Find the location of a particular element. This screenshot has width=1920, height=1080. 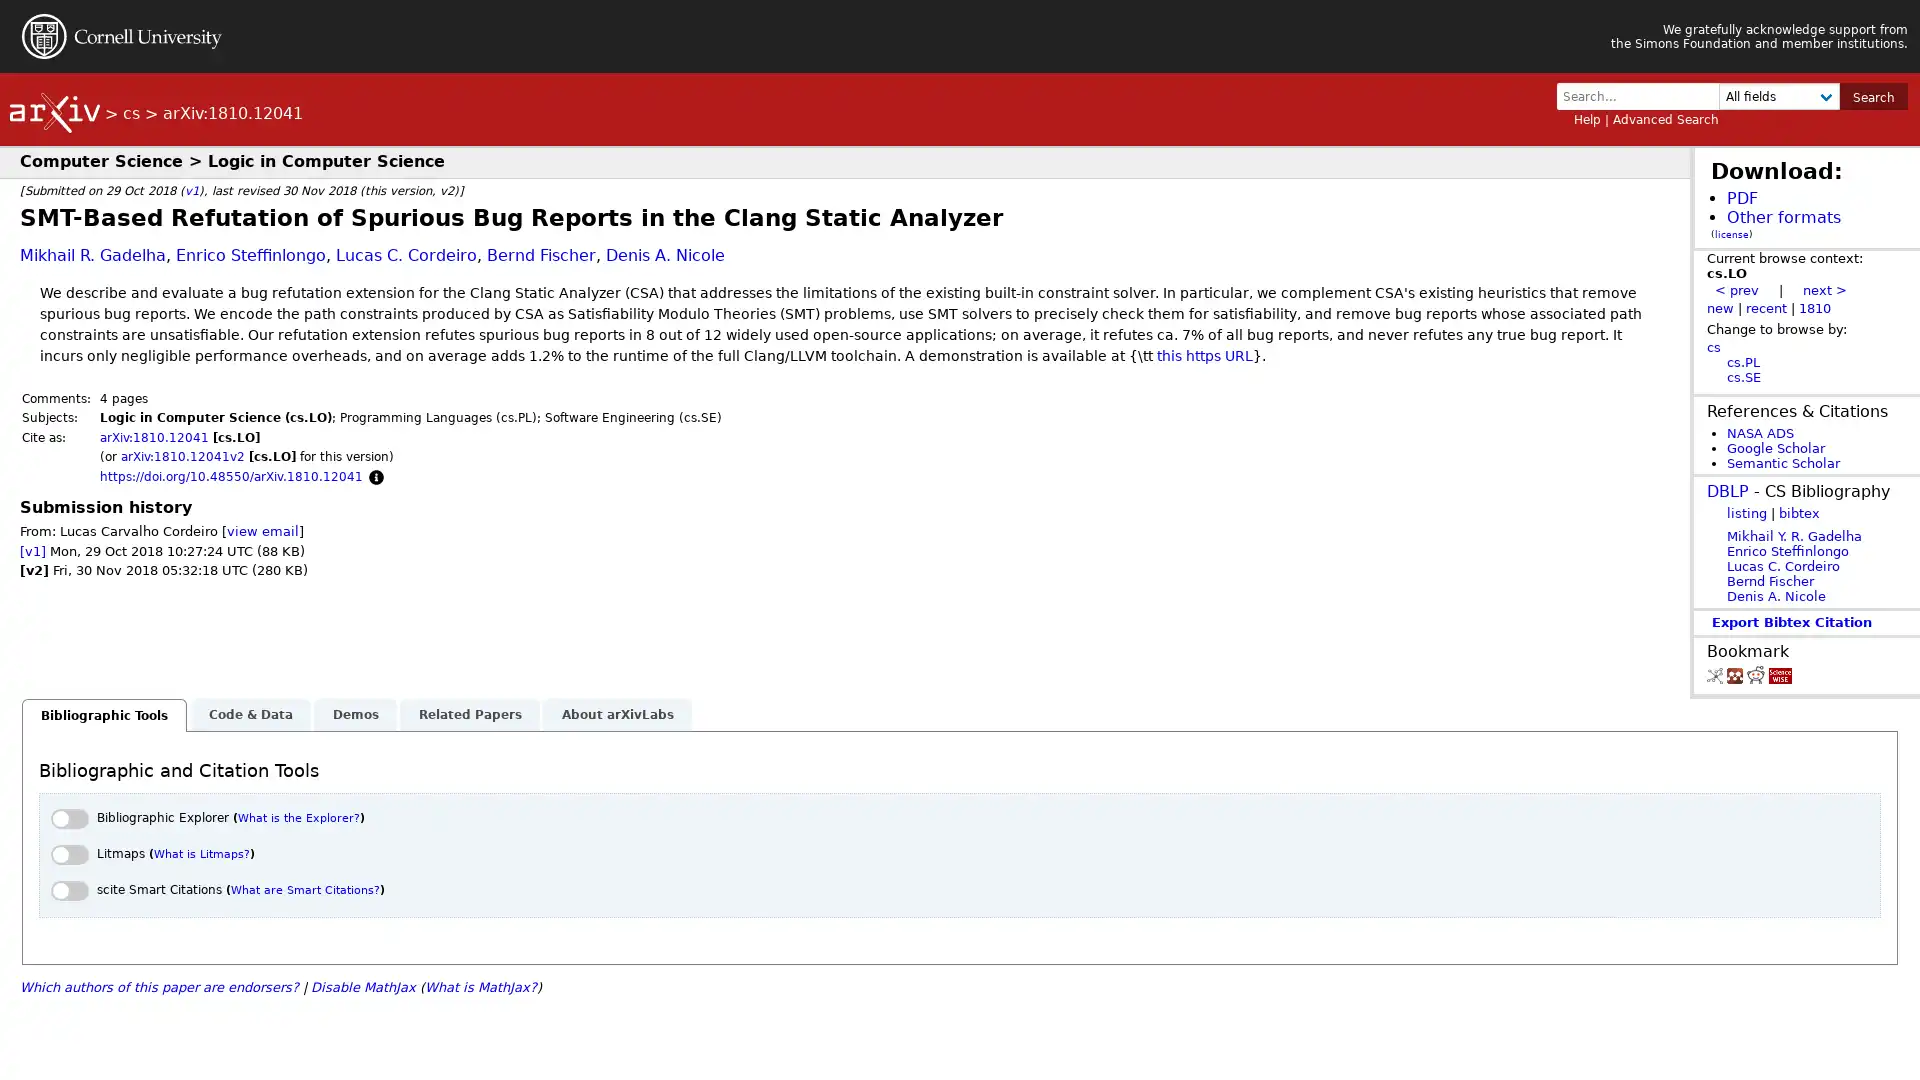

Focus to learn more is located at coordinates (372, 477).